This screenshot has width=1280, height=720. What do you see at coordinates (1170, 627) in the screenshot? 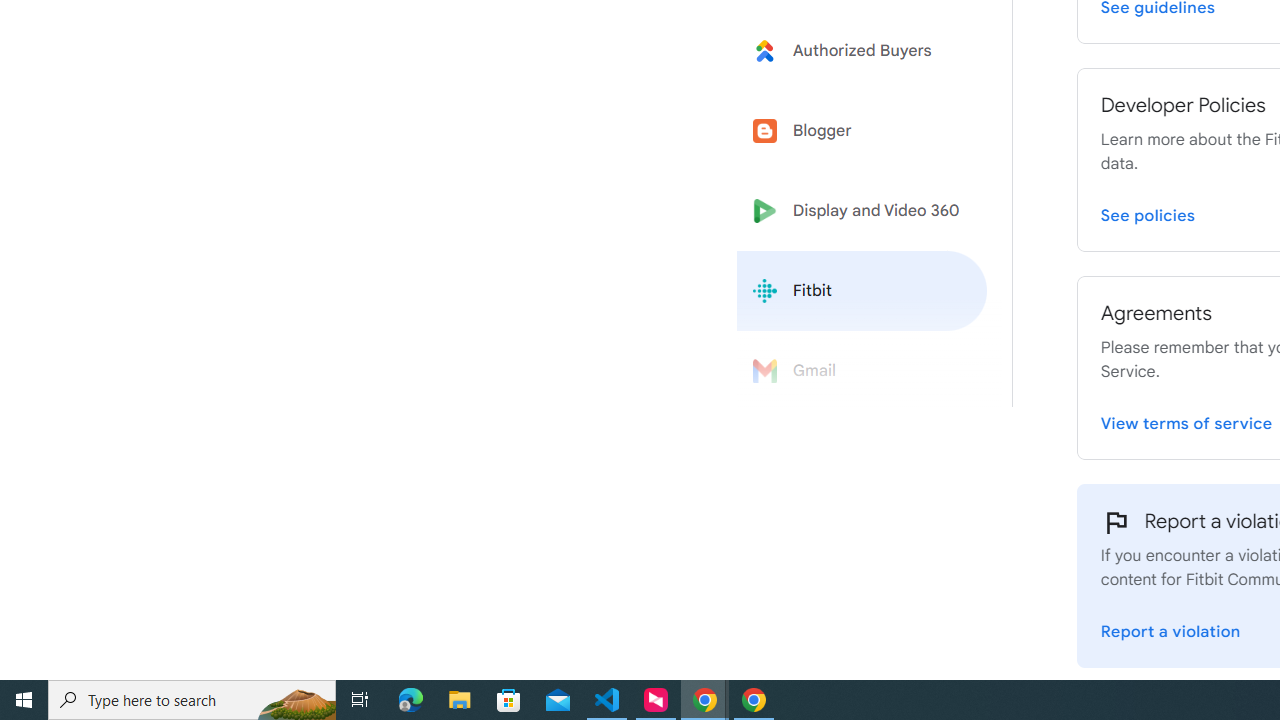
I see `'Report a violation'` at bounding box center [1170, 627].